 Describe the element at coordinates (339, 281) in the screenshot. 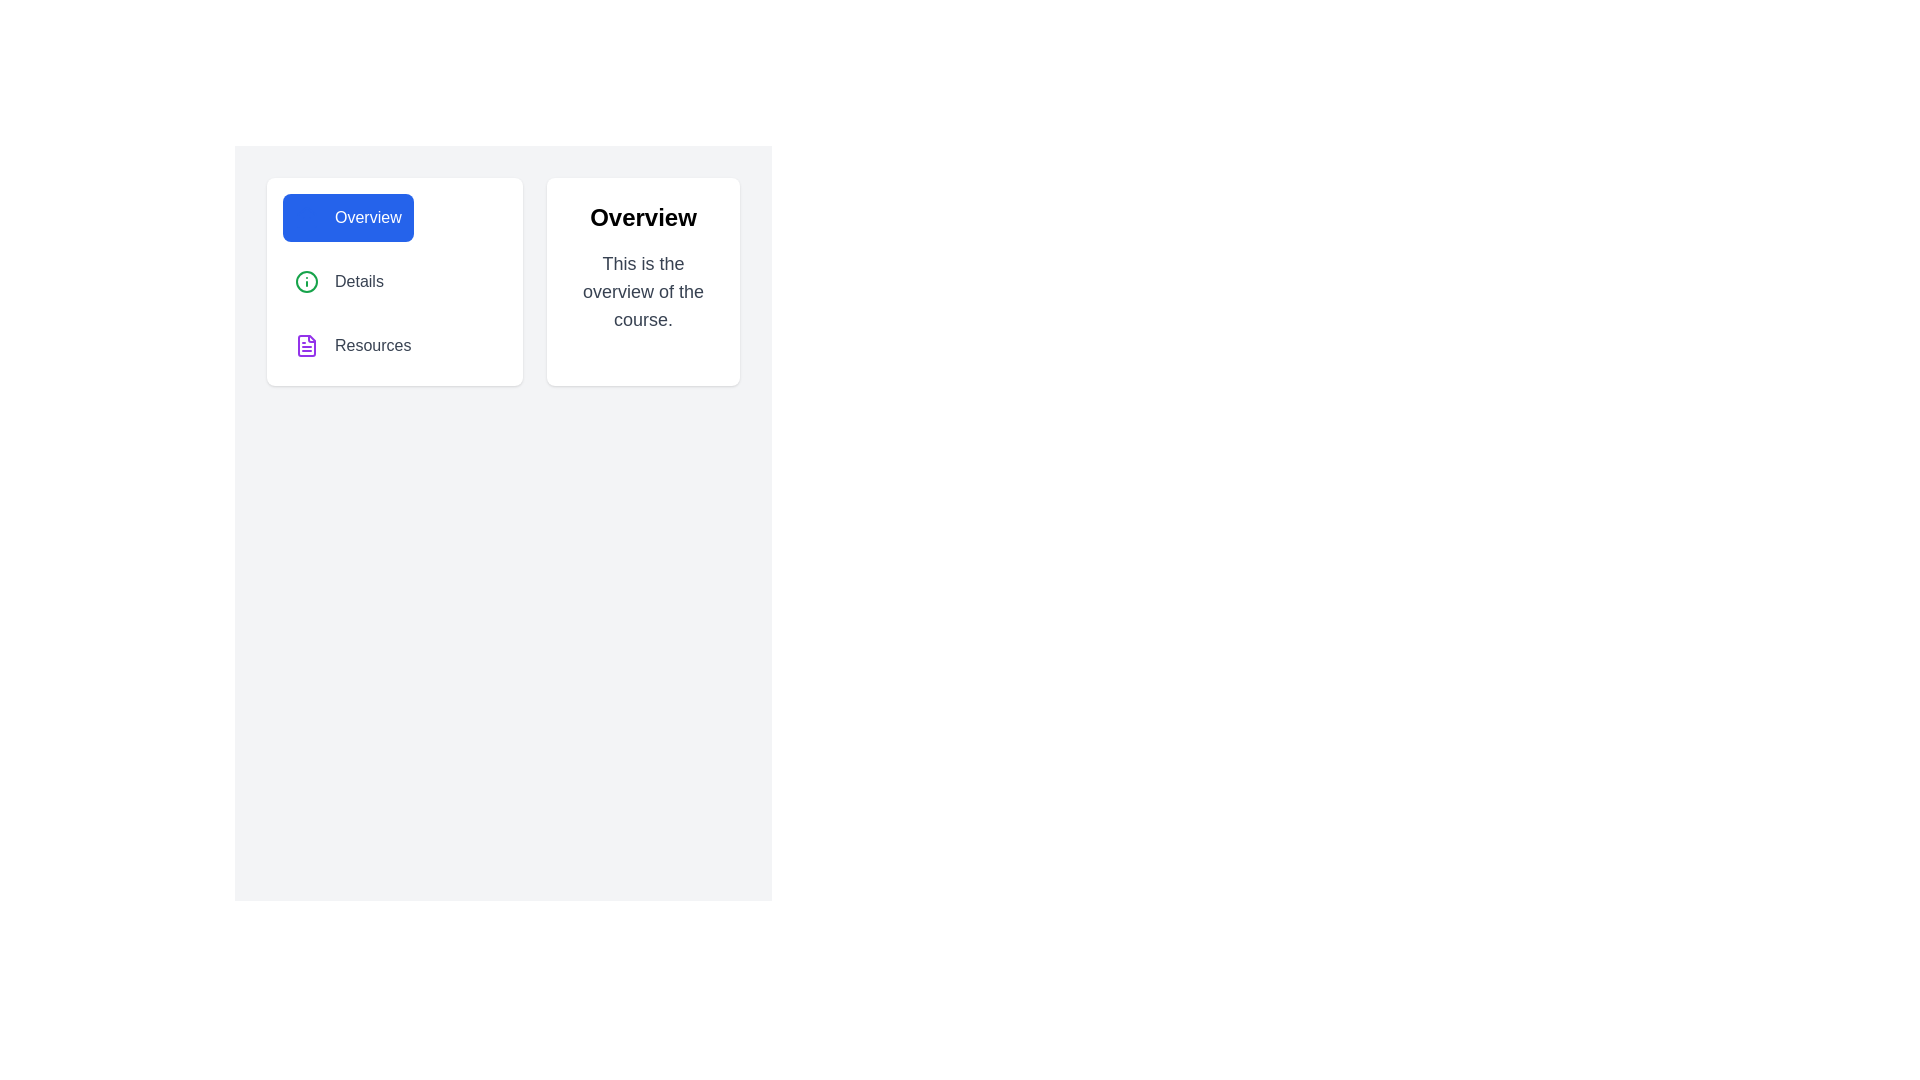

I see `keyboard navigation` at that location.